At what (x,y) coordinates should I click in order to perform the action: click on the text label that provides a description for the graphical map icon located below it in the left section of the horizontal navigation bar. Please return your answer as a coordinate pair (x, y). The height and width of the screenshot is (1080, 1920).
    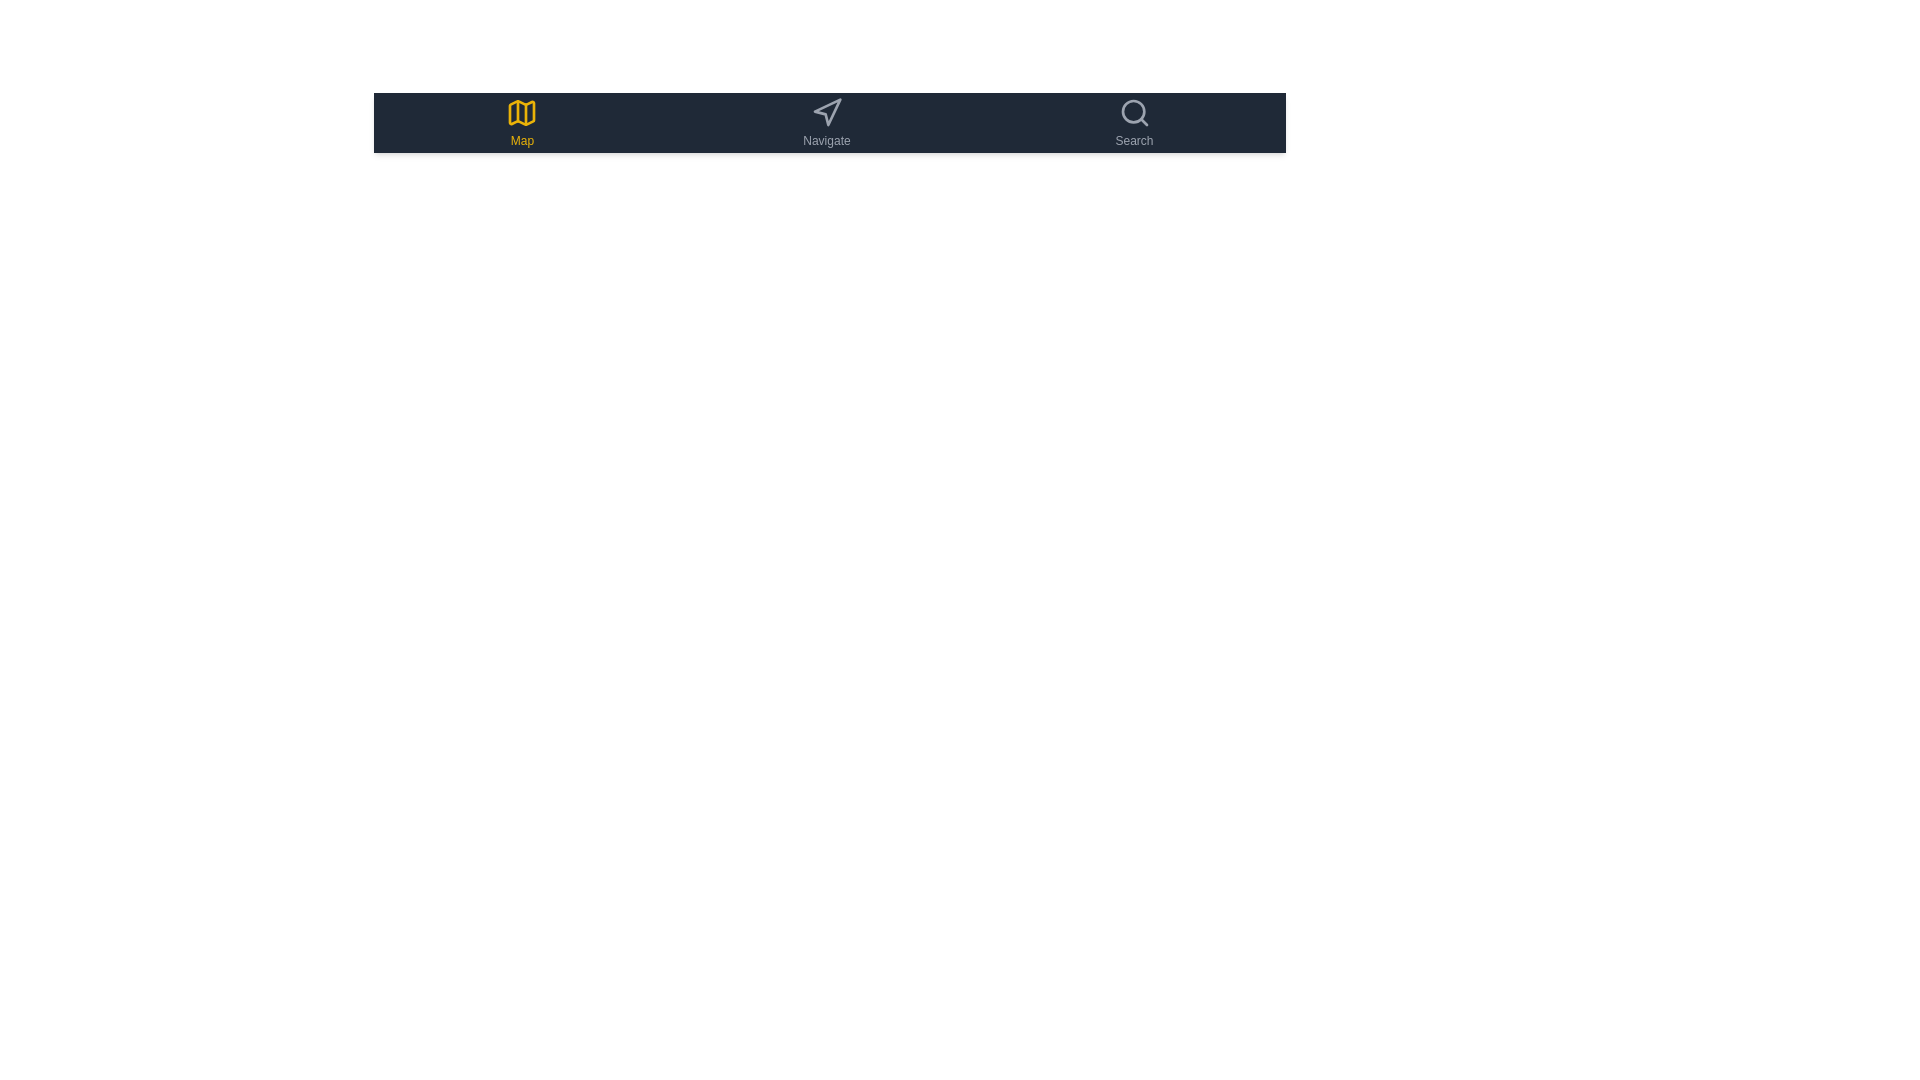
    Looking at the image, I should click on (522, 140).